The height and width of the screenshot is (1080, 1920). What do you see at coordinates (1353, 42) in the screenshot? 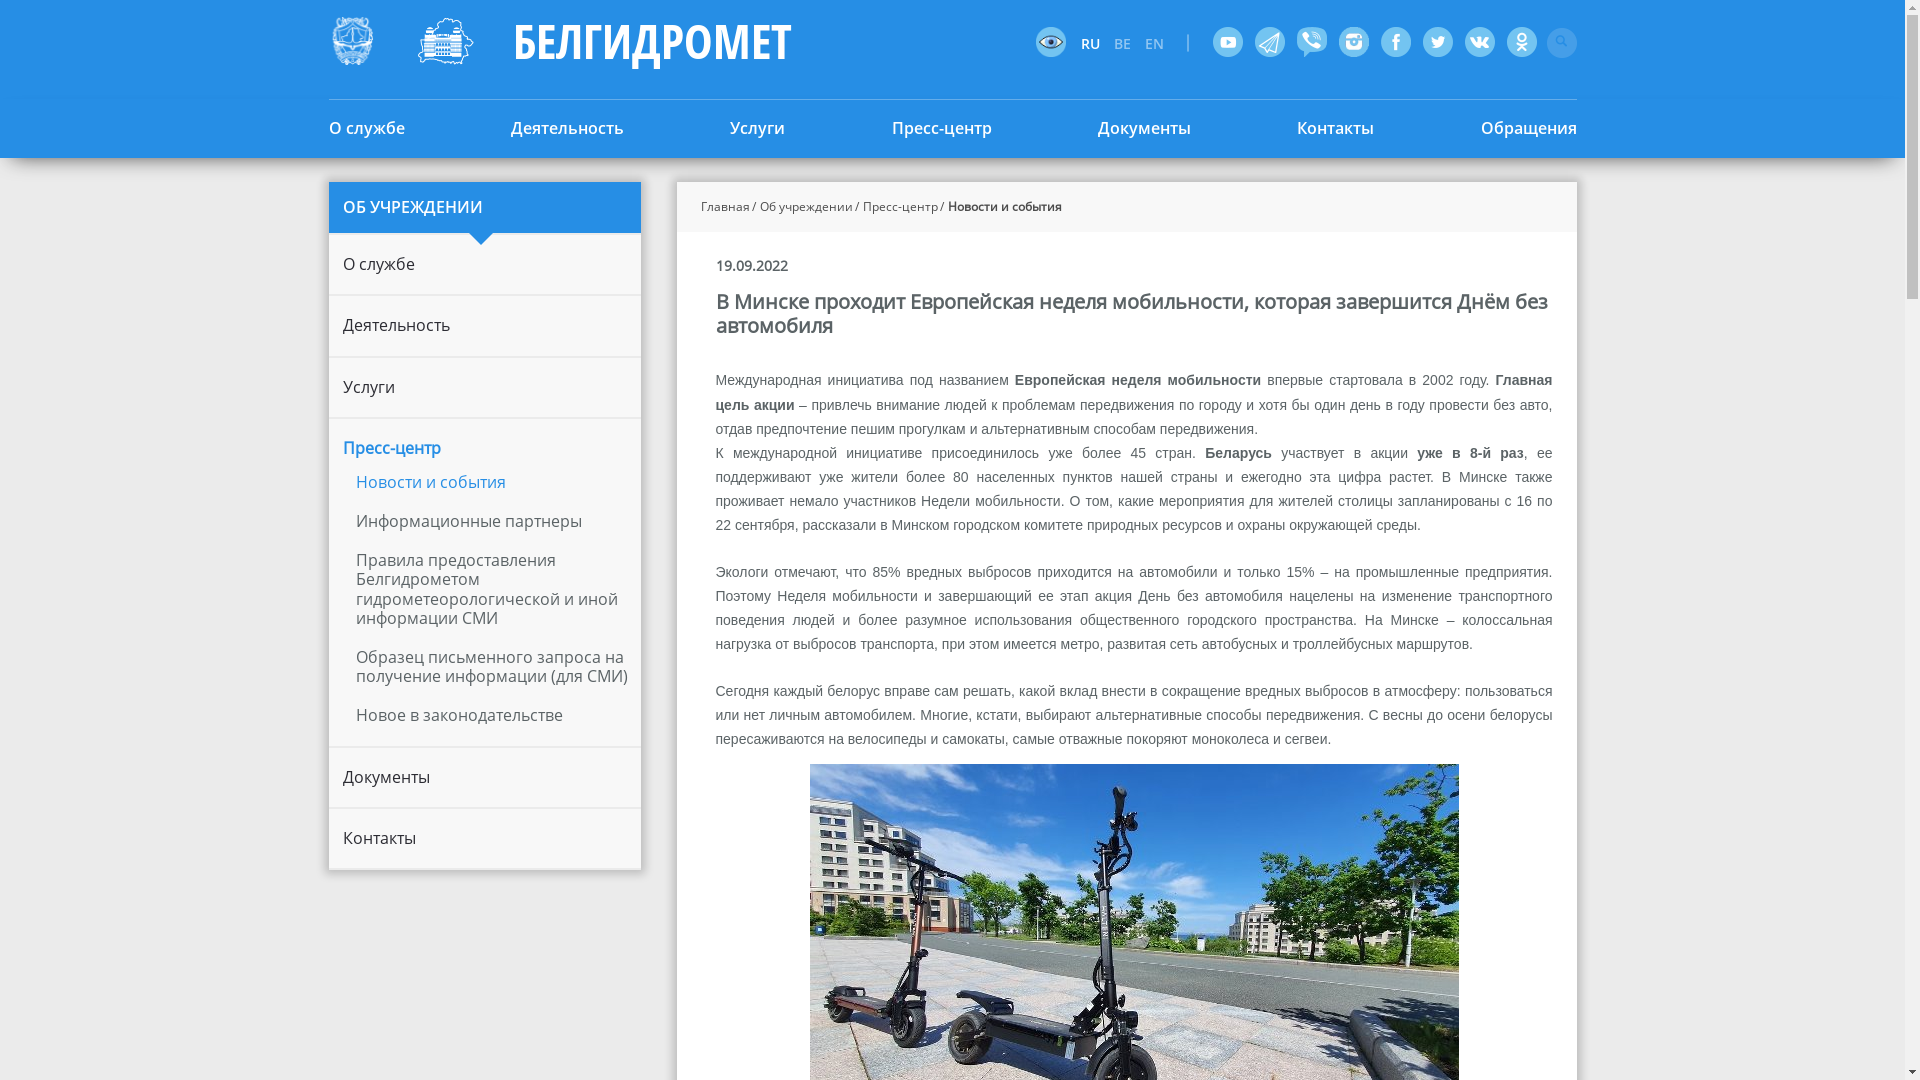
I see `'instagram'` at bounding box center [1353, 42].